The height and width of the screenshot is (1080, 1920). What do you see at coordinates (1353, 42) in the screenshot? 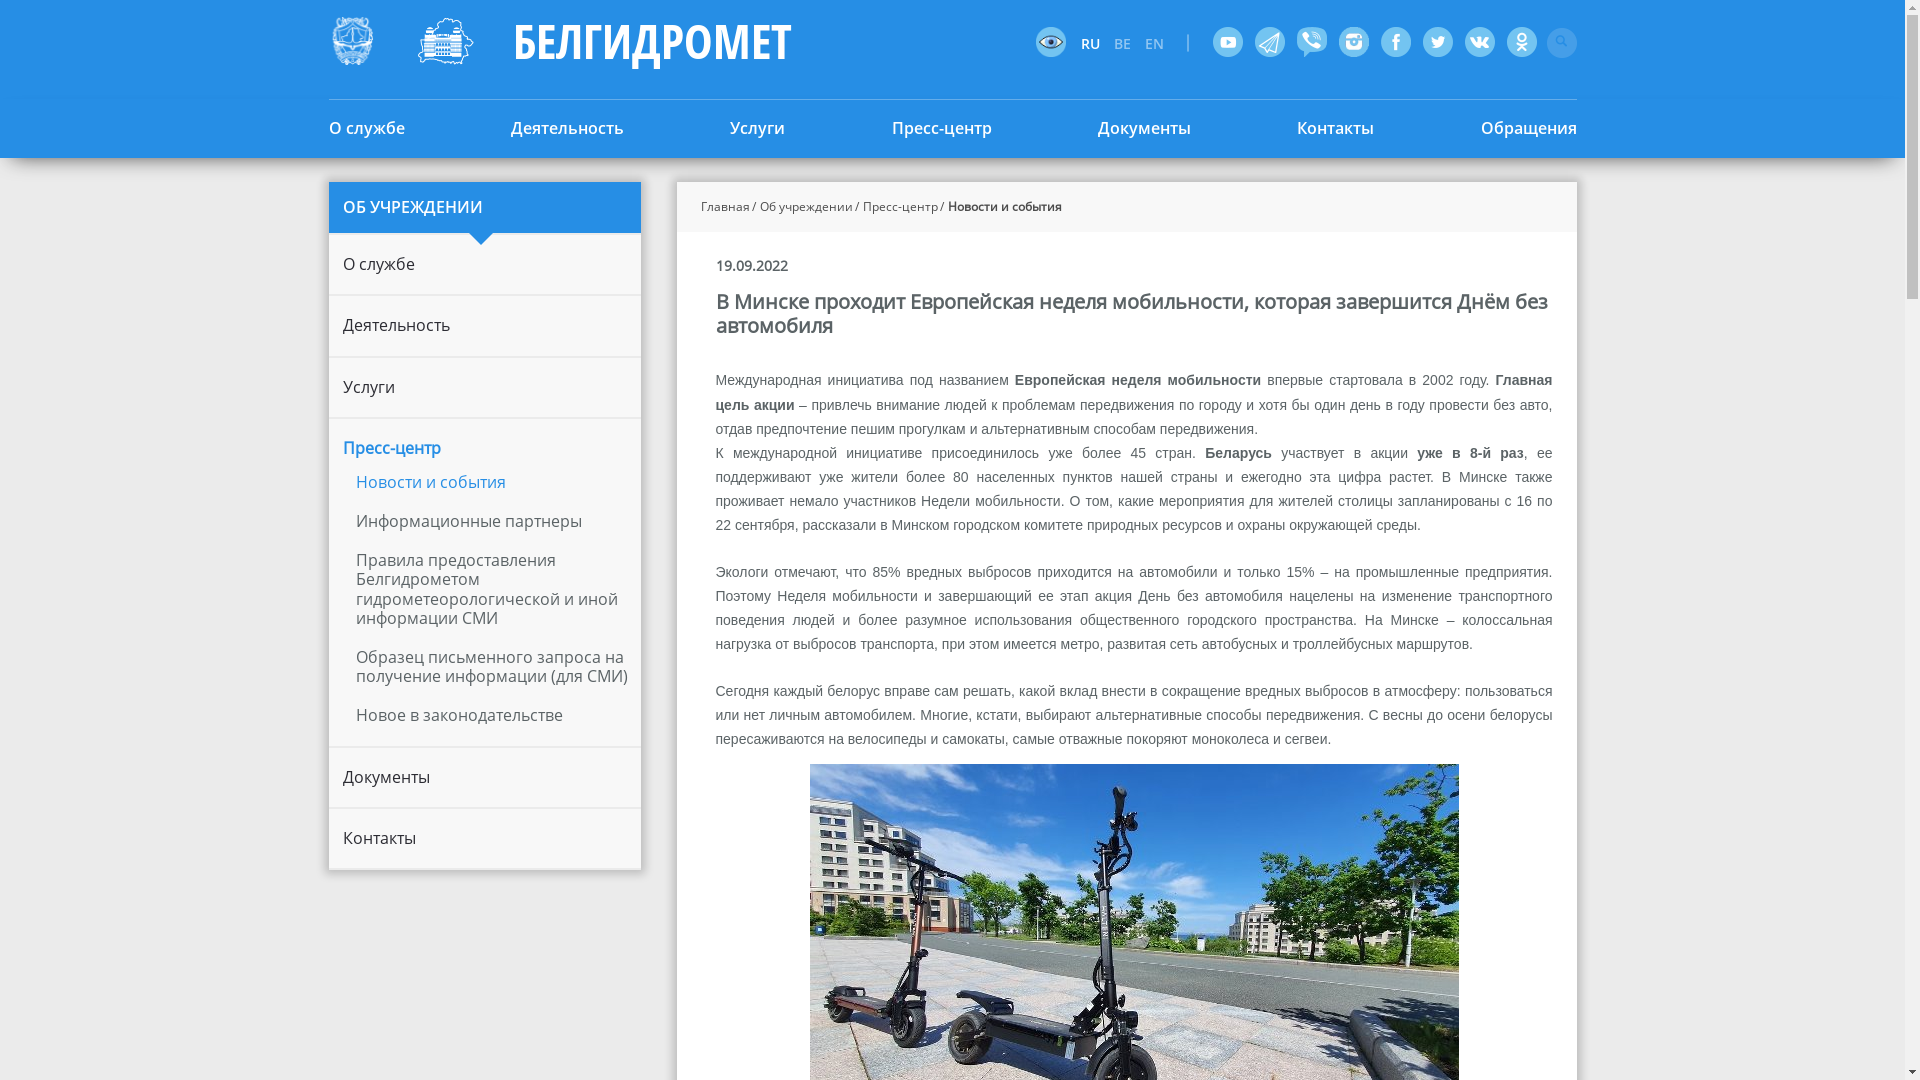
I see `'instagram'` at bounding box center [1353, 42].